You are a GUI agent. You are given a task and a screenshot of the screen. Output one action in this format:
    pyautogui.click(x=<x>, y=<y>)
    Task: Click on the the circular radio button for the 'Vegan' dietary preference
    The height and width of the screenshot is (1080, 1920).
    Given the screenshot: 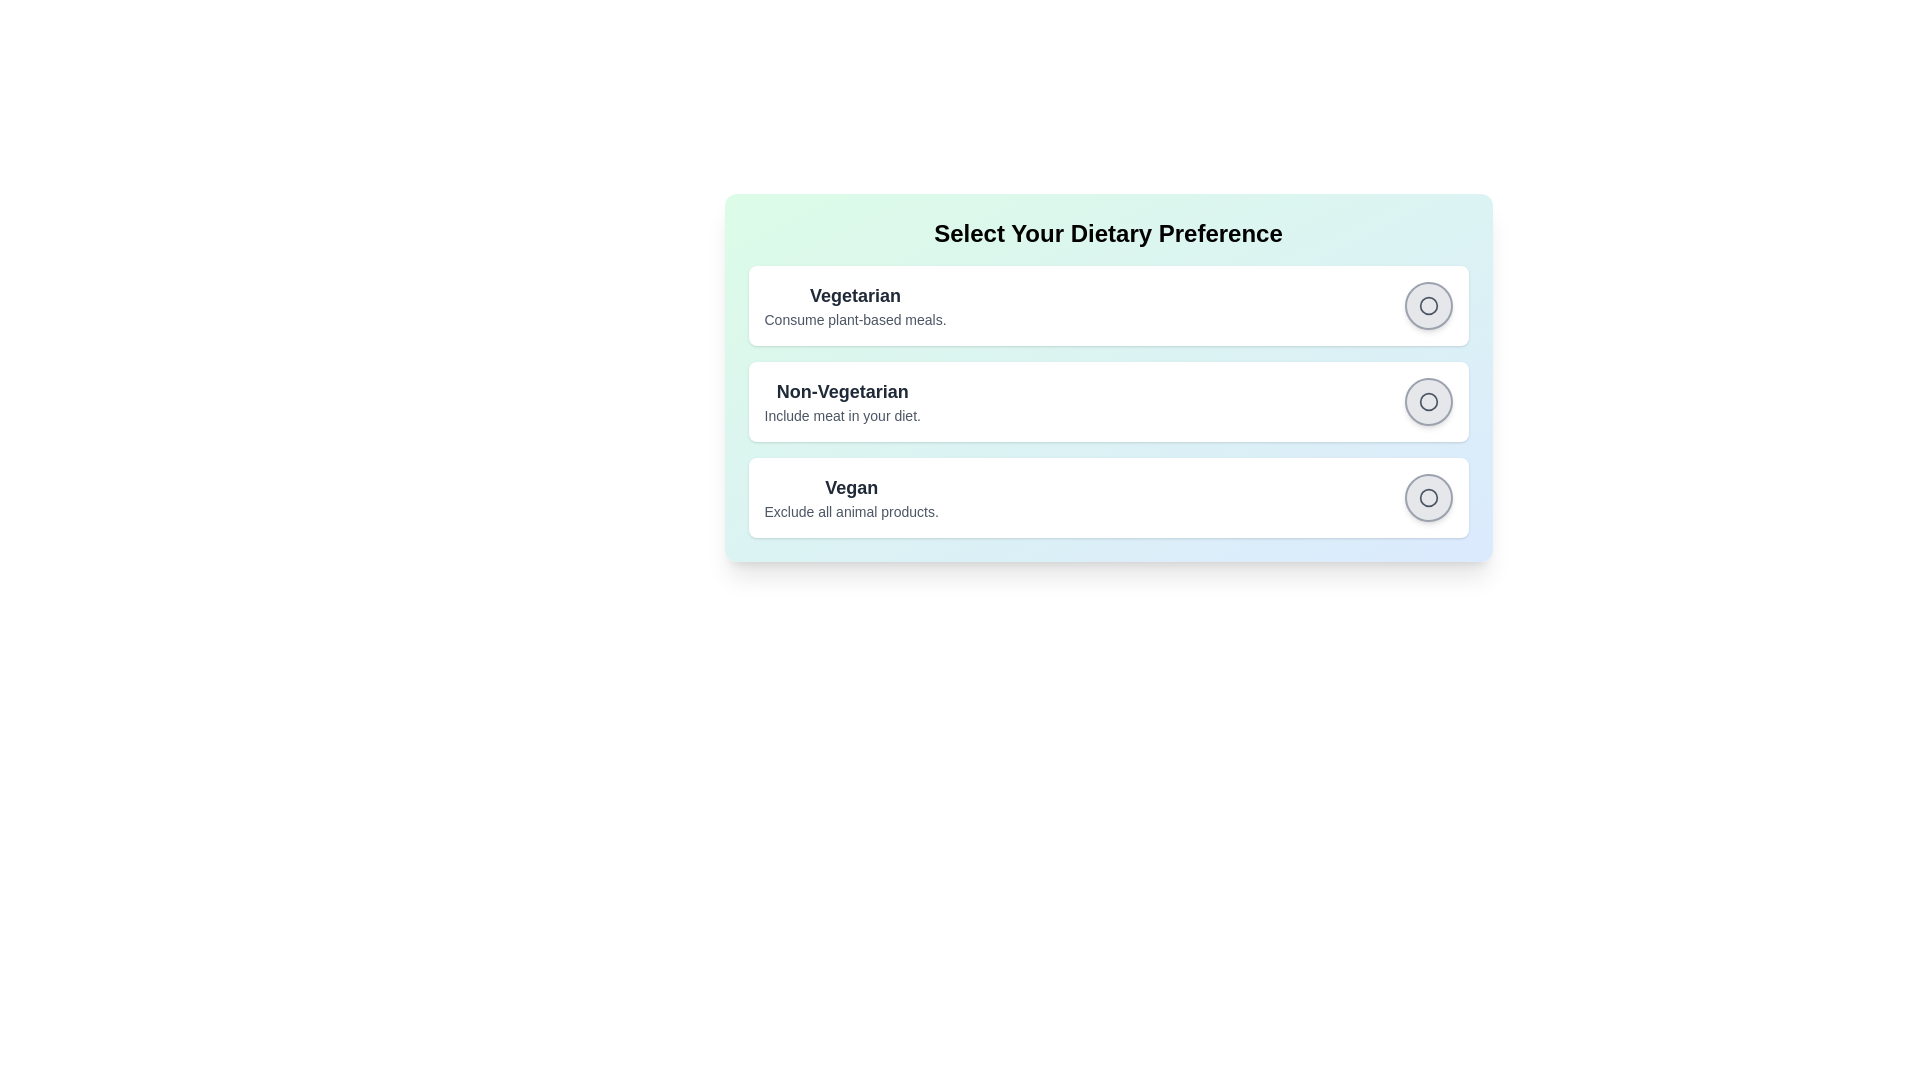 What is the action you would take?
    pyautogui.click(x=1427, y=496)
    